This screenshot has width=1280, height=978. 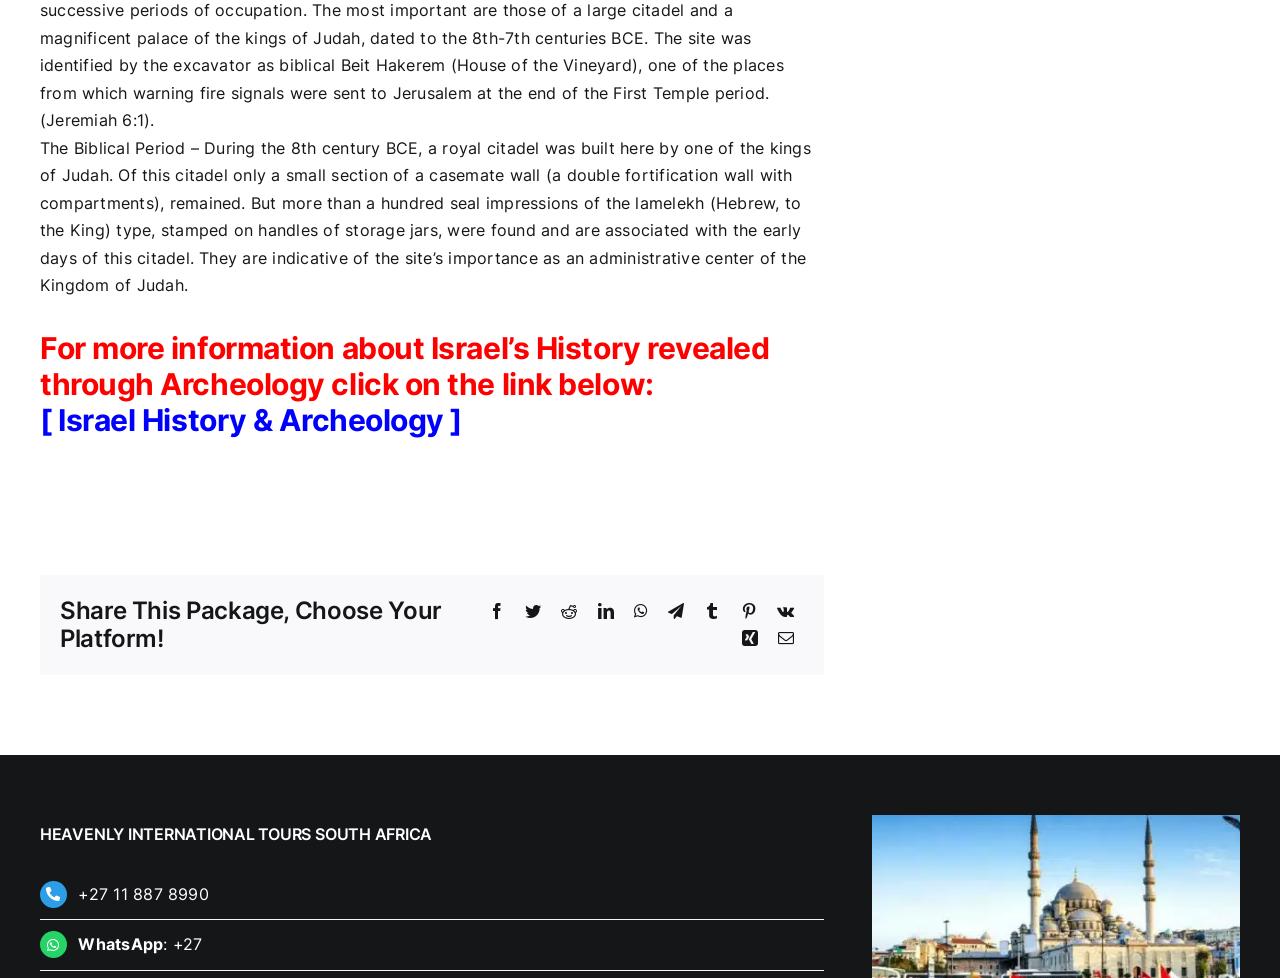 What do you see at coordinates (248, 623) in the screenshot?
I see `'Share This Package, Choose Your Platform!'` at bounding box center [248, 623].